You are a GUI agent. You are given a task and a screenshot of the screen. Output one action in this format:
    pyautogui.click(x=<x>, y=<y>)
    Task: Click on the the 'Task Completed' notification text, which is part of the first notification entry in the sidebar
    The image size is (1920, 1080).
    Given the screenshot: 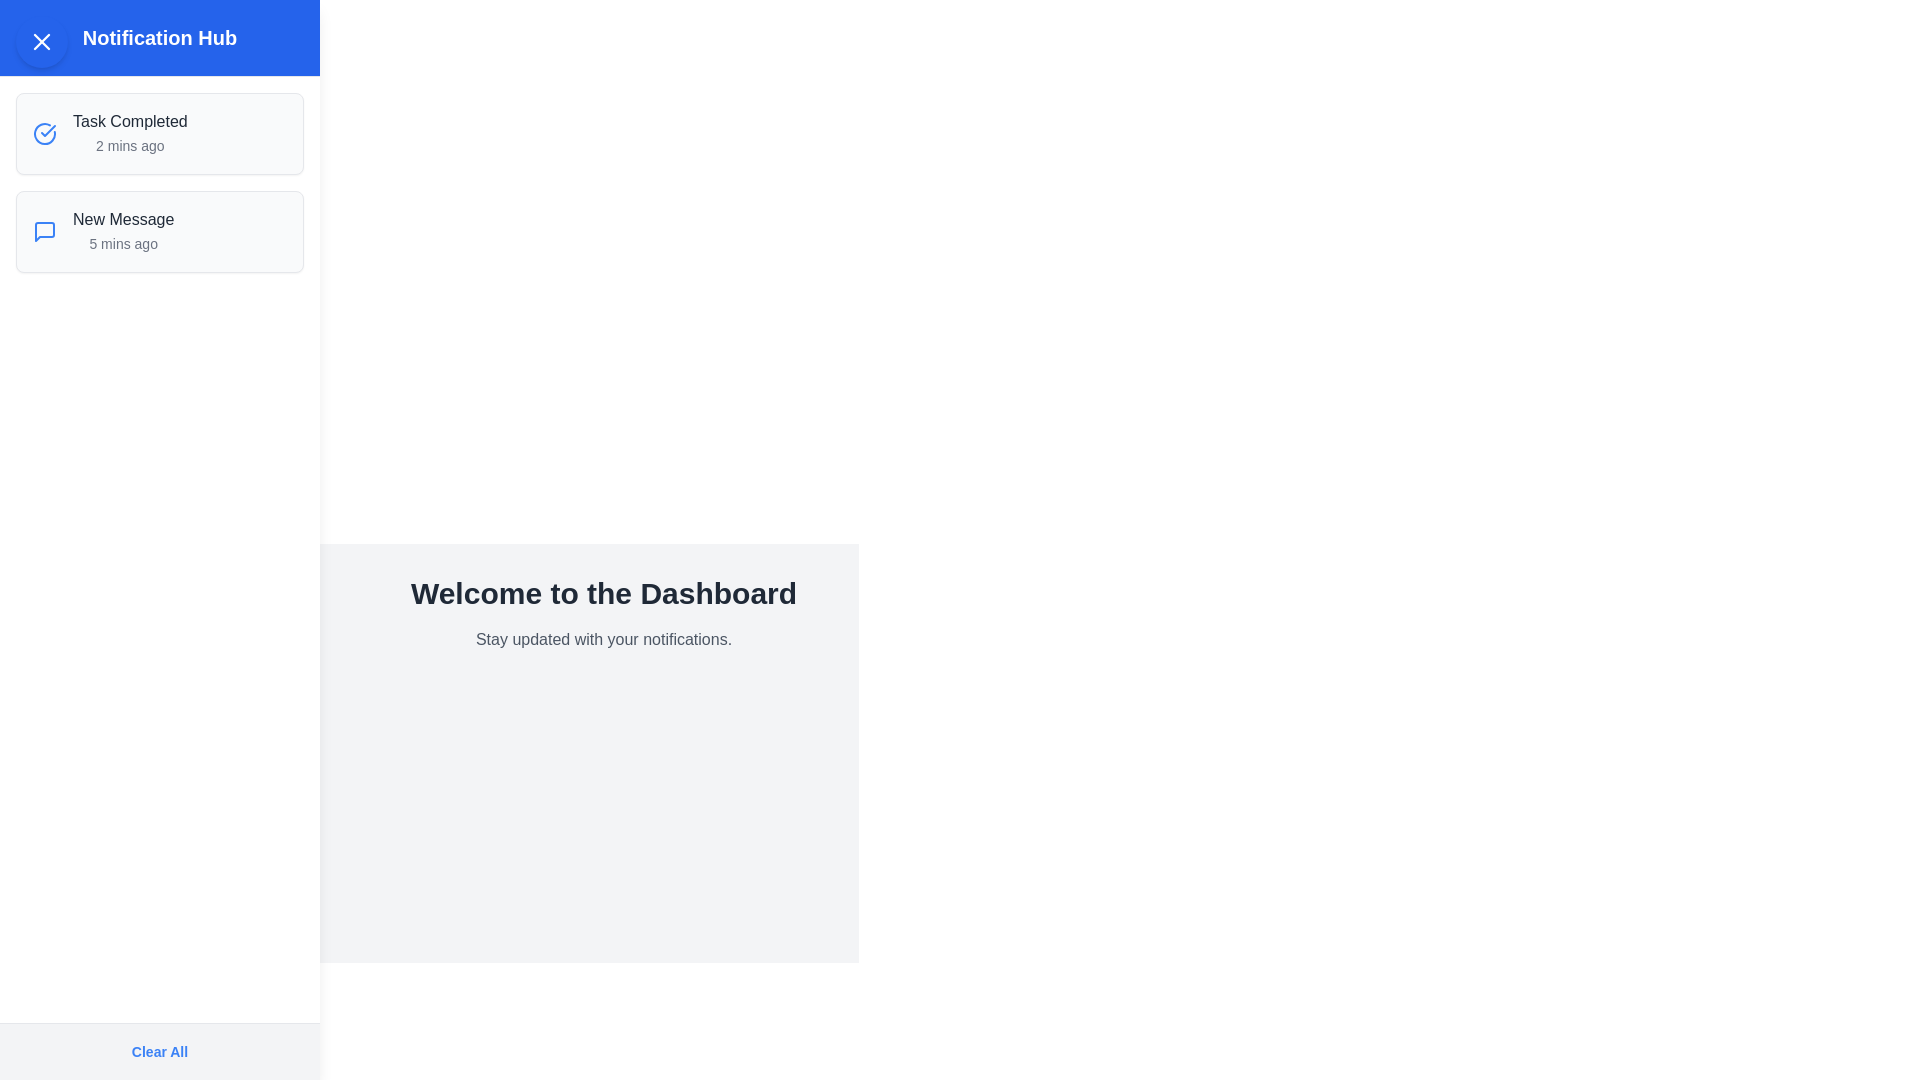 What is the action you would take?
    pyautogui.click(x=129, y=134)
    